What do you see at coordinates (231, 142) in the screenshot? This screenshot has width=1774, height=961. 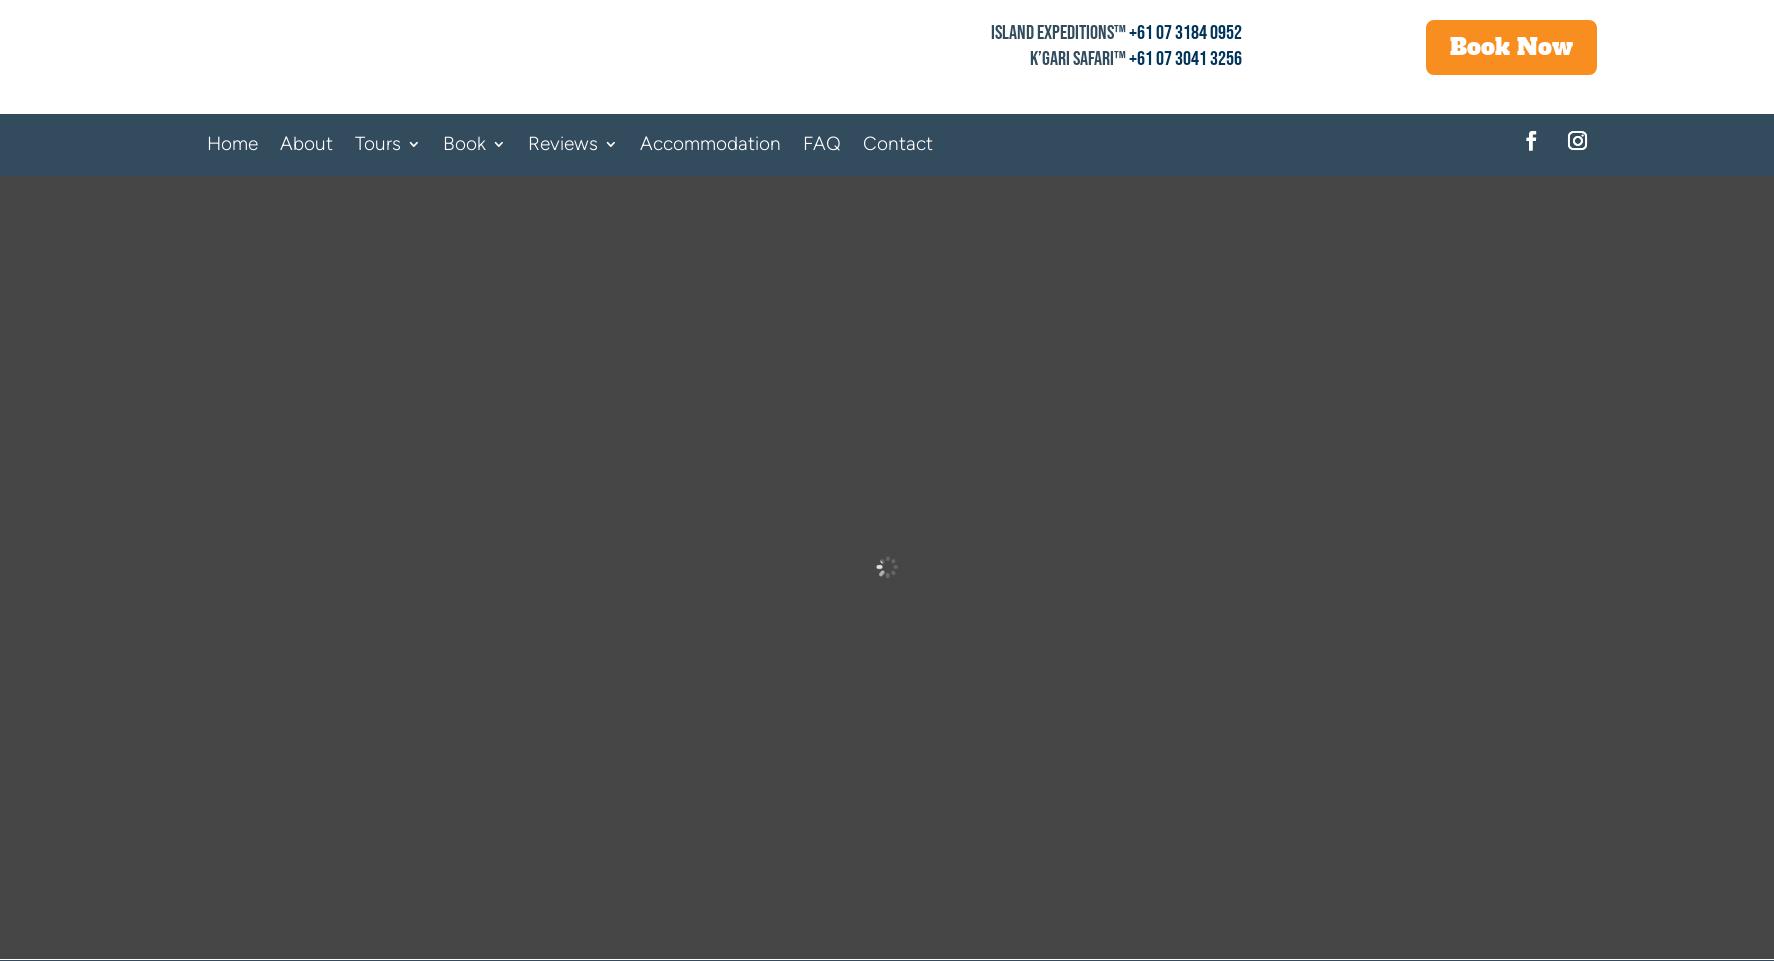 I see `'Home'` at bounding box center [231, 142].